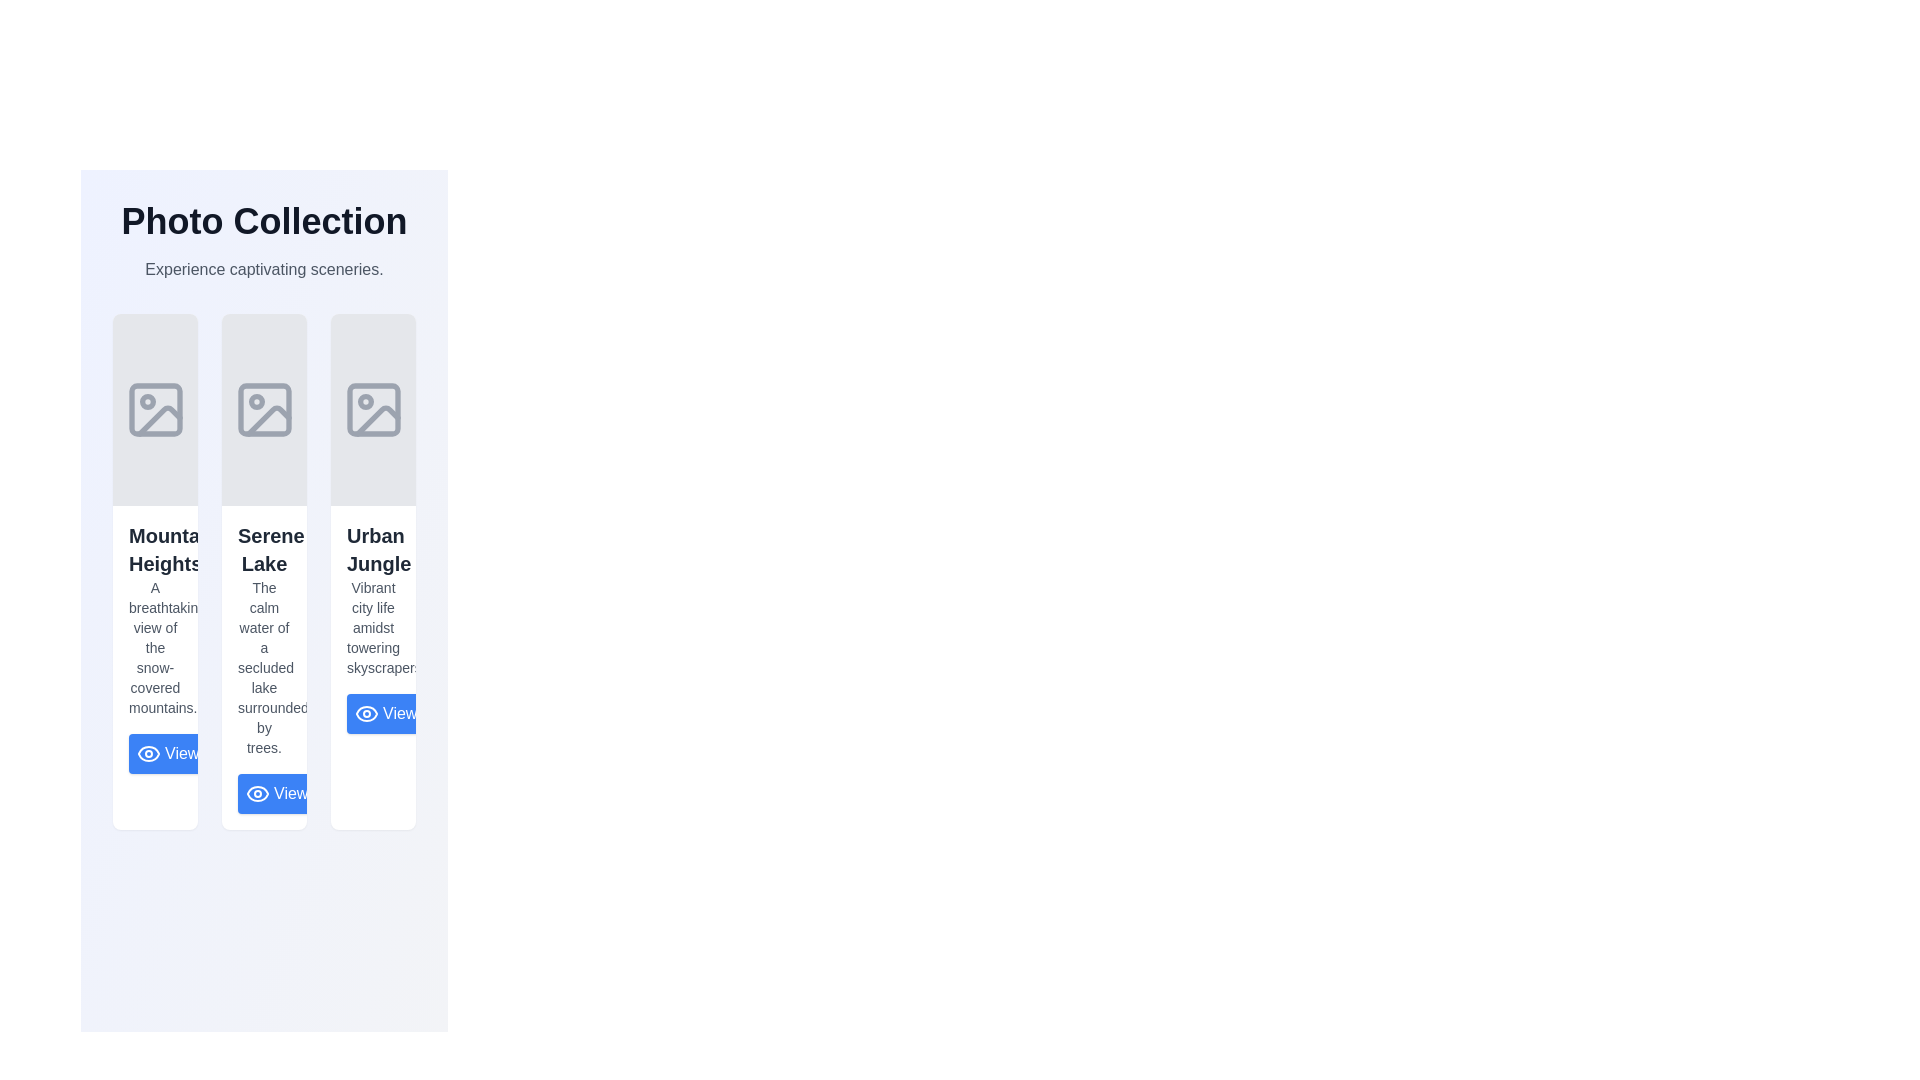 The height and width of the screenshot is (1080, 1920). What do you see at coordinates (373, 627) in the screenshot?
I see `the text block element containing the title 'Urban Jungle' and description 'Vibrant city life amidst towering skyscrapers.' which is located in the third card of the horizontally aligned list` at bounding box center [373, 627].